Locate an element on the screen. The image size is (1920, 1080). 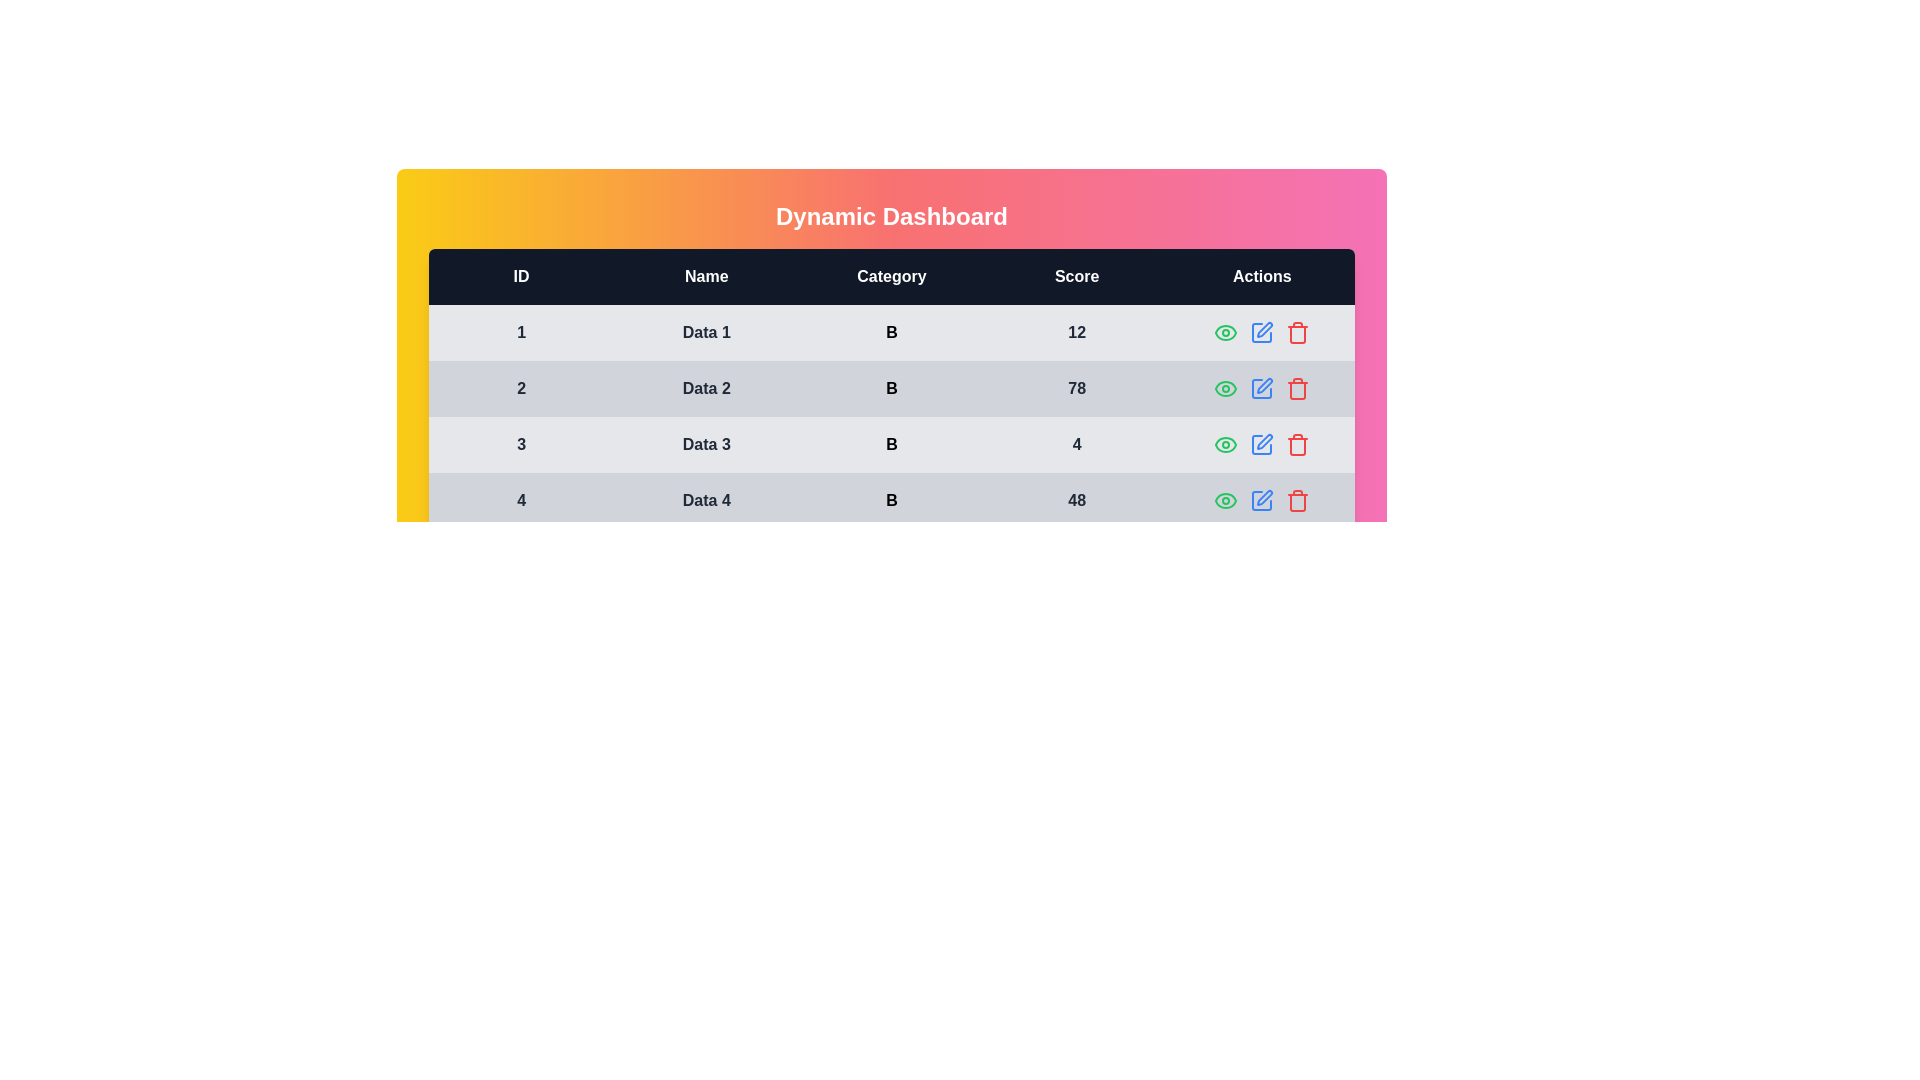
the row corresponding to 1 is located at coordinates (1297, 331).